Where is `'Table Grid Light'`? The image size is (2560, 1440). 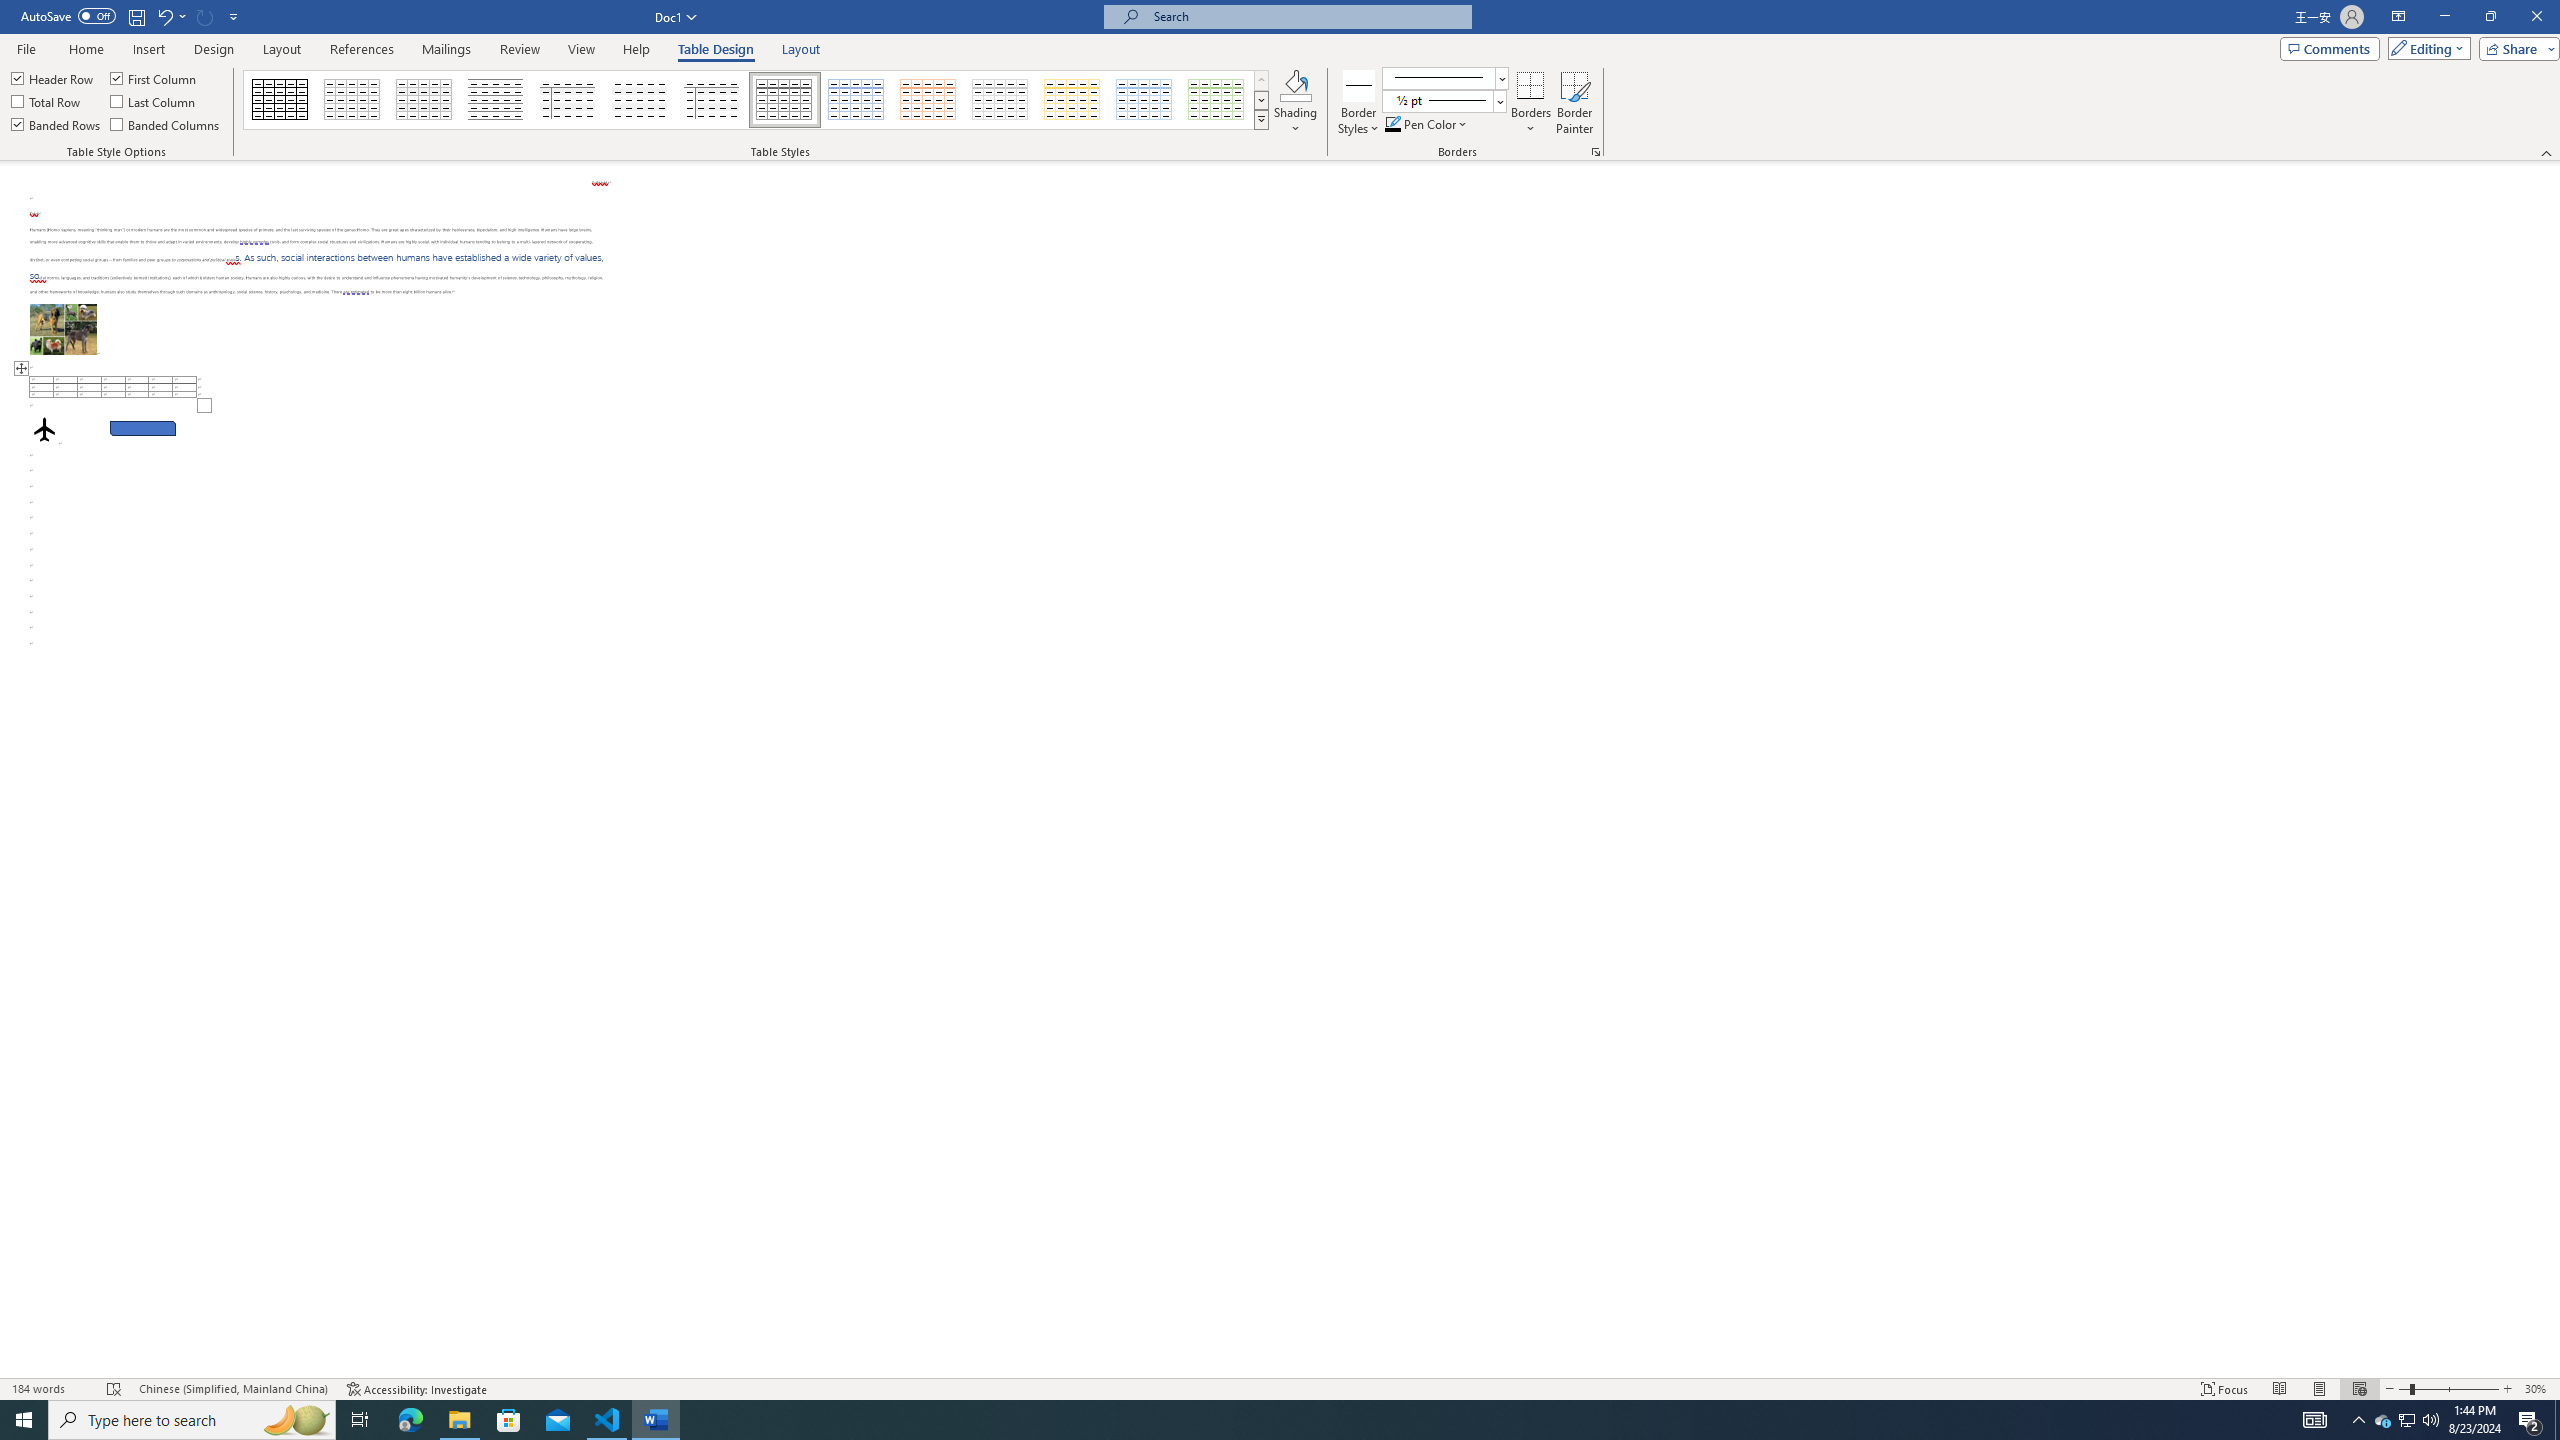
'Table Grid Light' is located at coordinates (352, 99).